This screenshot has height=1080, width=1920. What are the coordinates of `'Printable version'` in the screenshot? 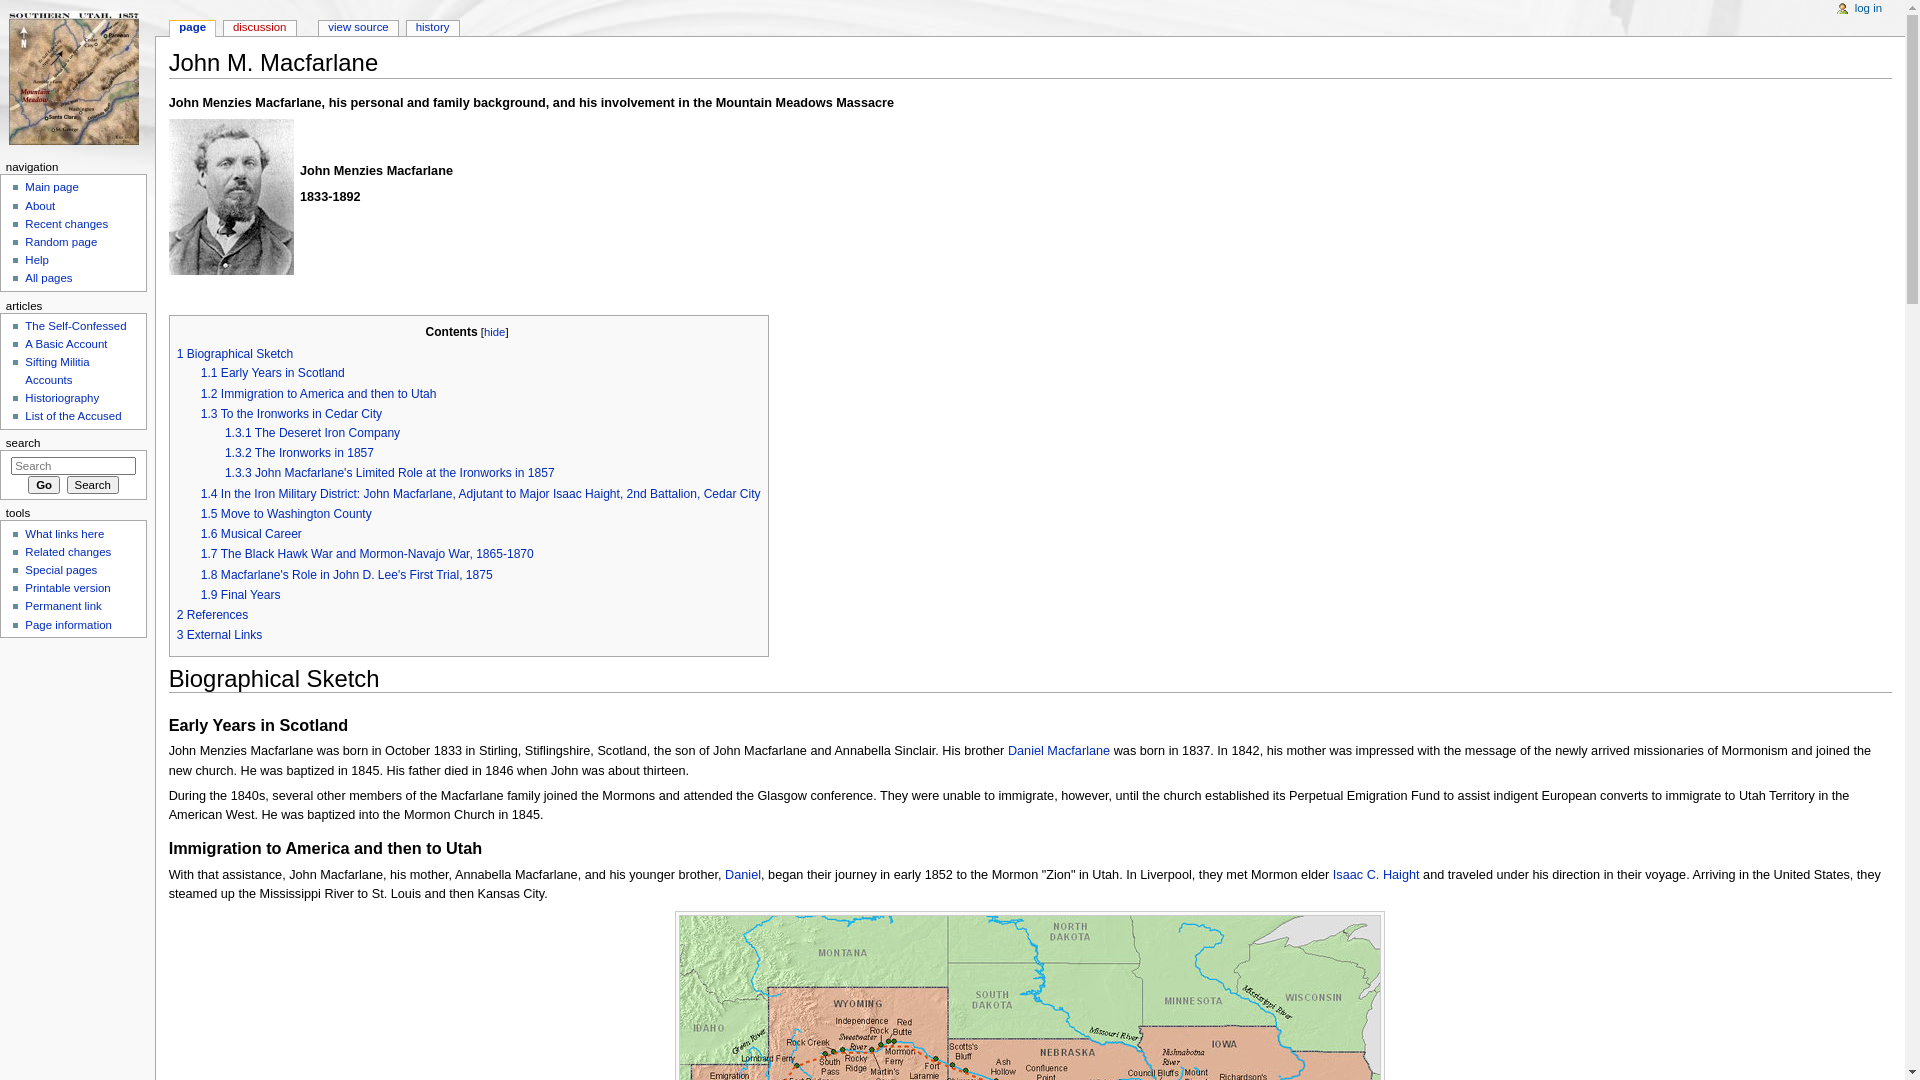 It's located at (24, 586).